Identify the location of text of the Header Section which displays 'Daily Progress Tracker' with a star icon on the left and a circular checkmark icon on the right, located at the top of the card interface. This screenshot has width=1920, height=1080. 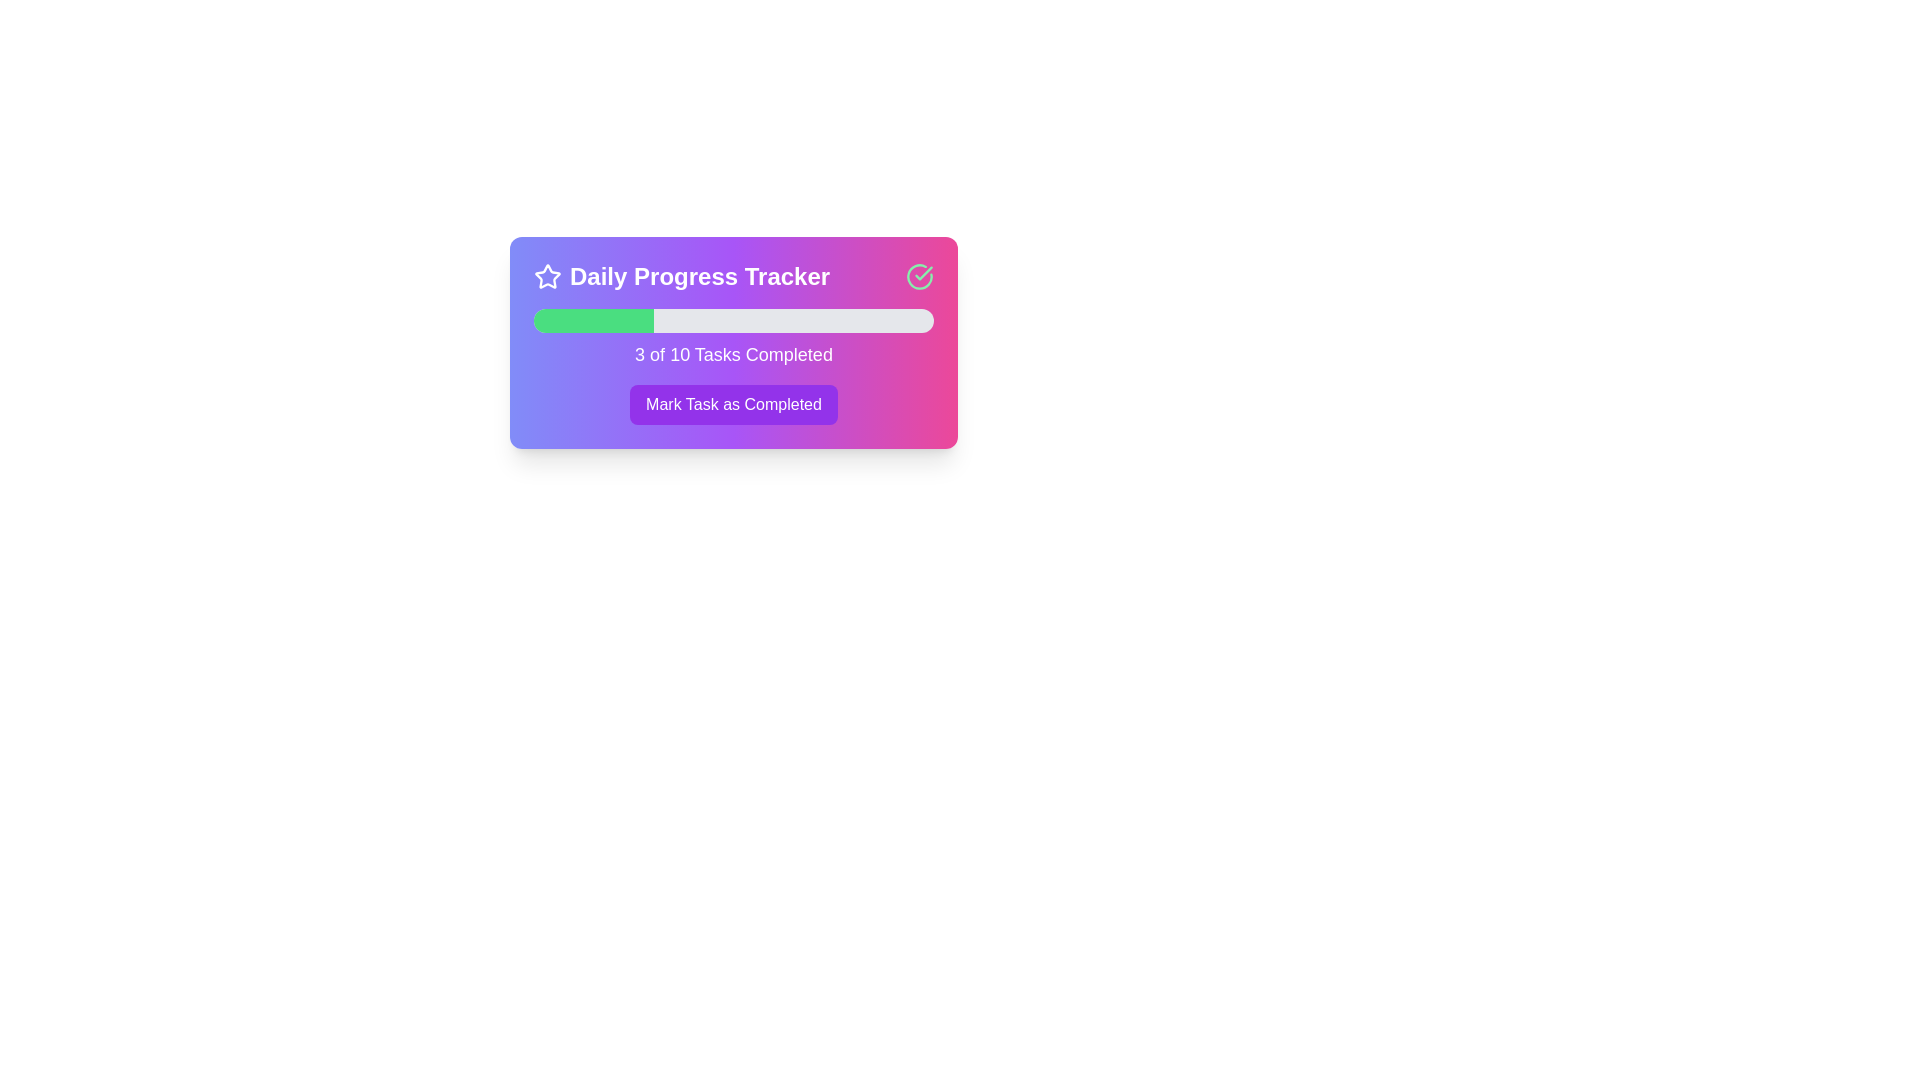
(733, 277).